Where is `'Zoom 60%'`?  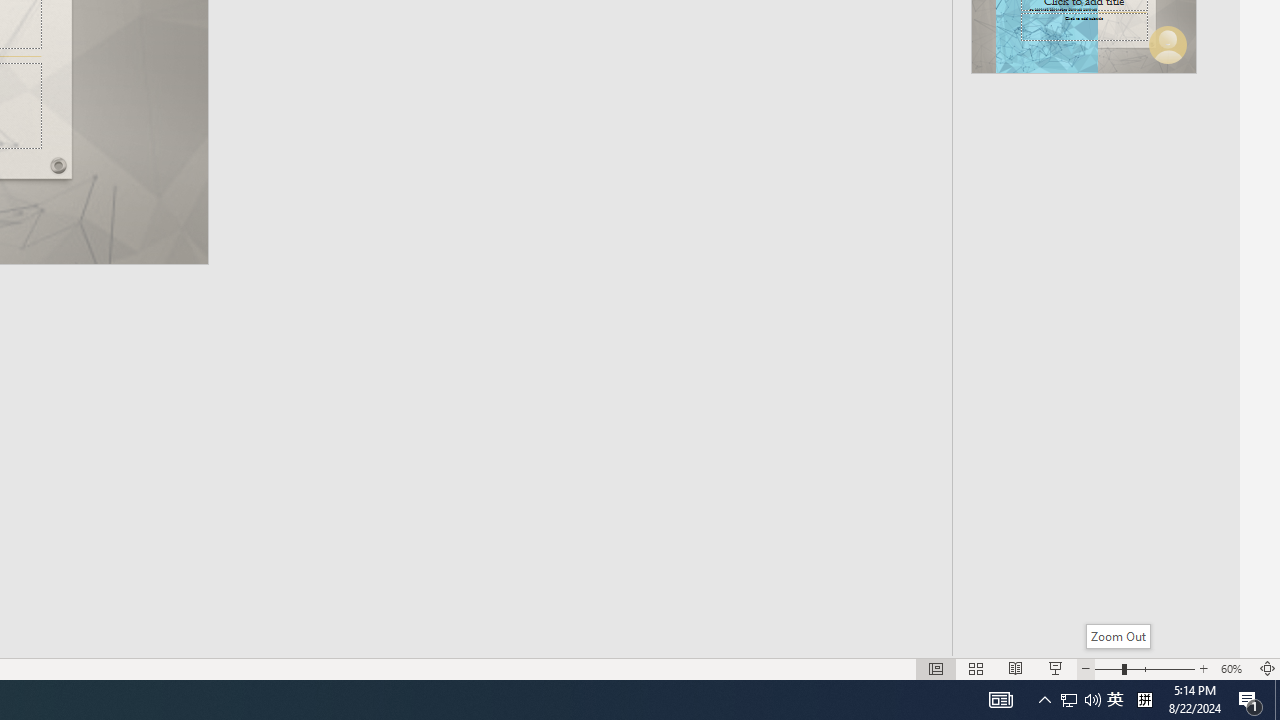
'Zoom 60%' is located at coordinates (1233, 669).